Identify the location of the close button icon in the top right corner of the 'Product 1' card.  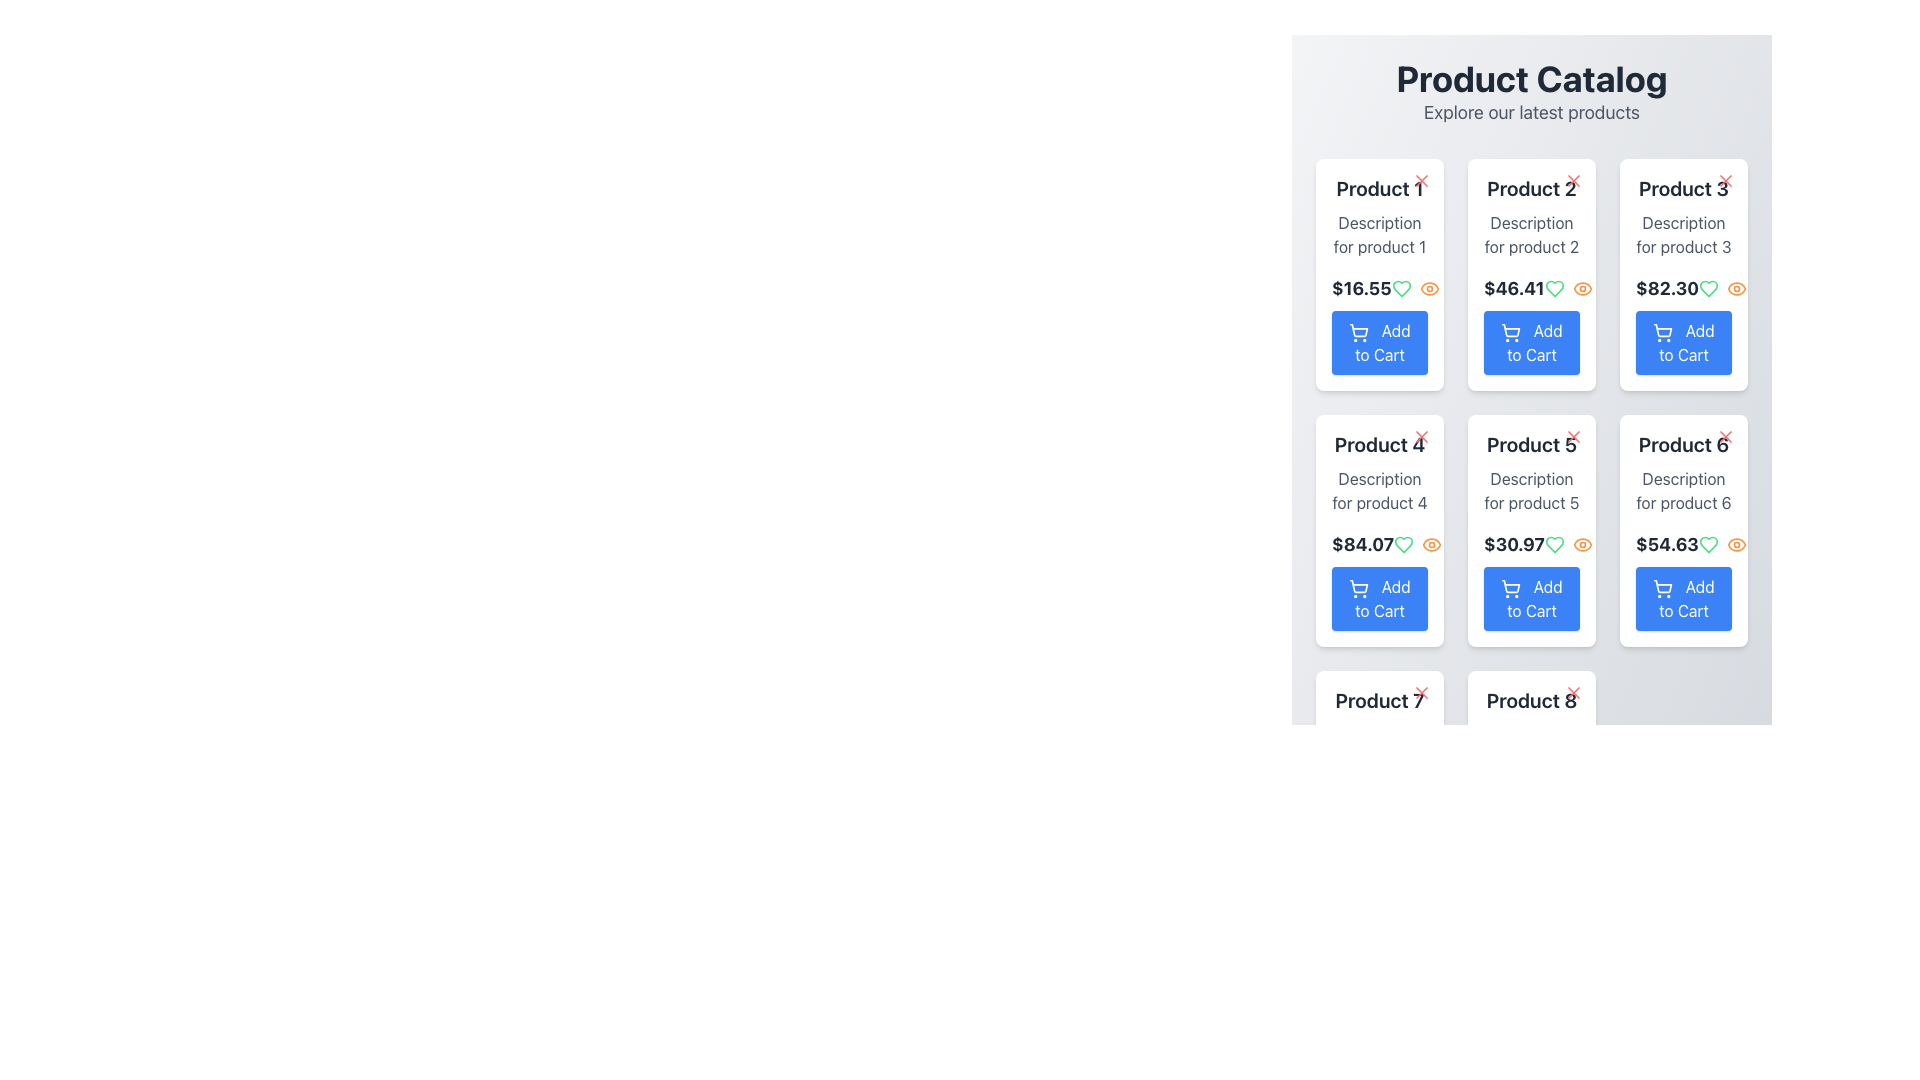
(1420, 181).